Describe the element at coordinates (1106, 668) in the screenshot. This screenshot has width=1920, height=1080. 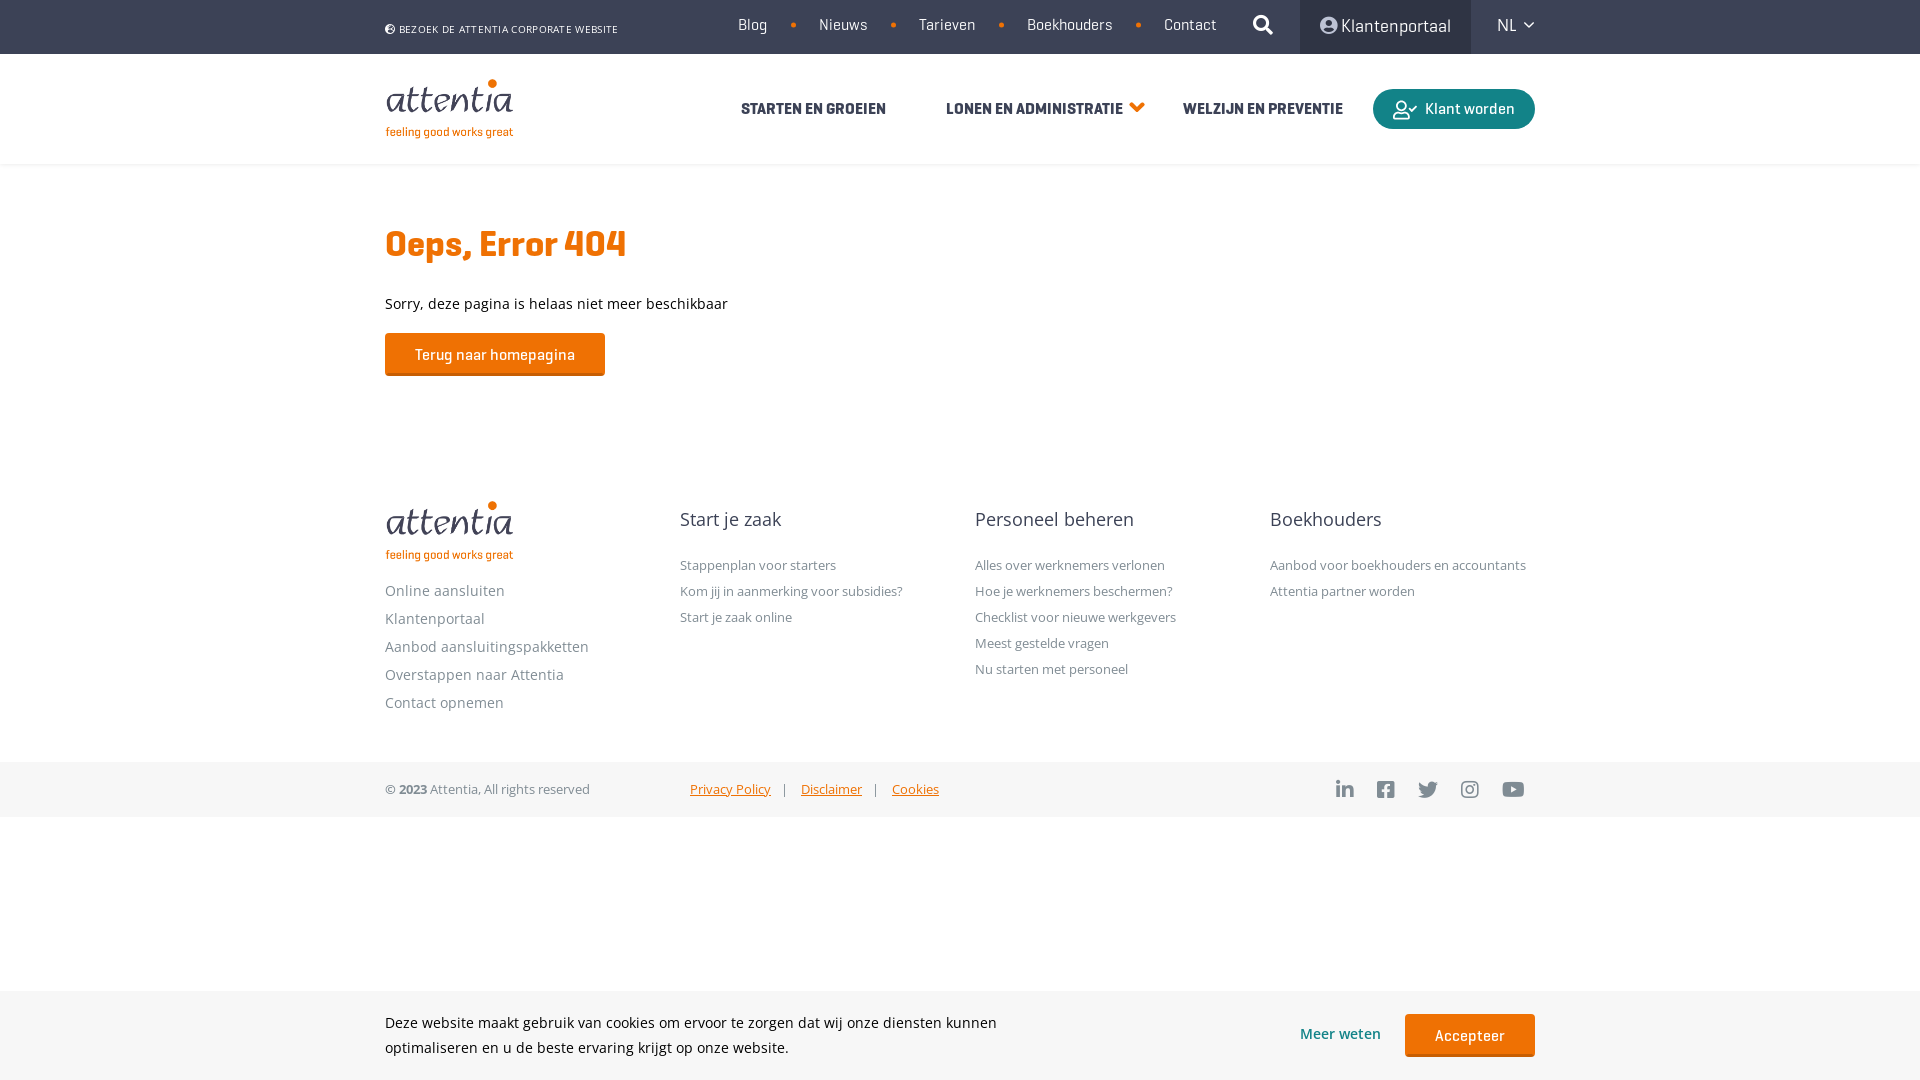
I see `'Nu starten met personeel'` at that location.